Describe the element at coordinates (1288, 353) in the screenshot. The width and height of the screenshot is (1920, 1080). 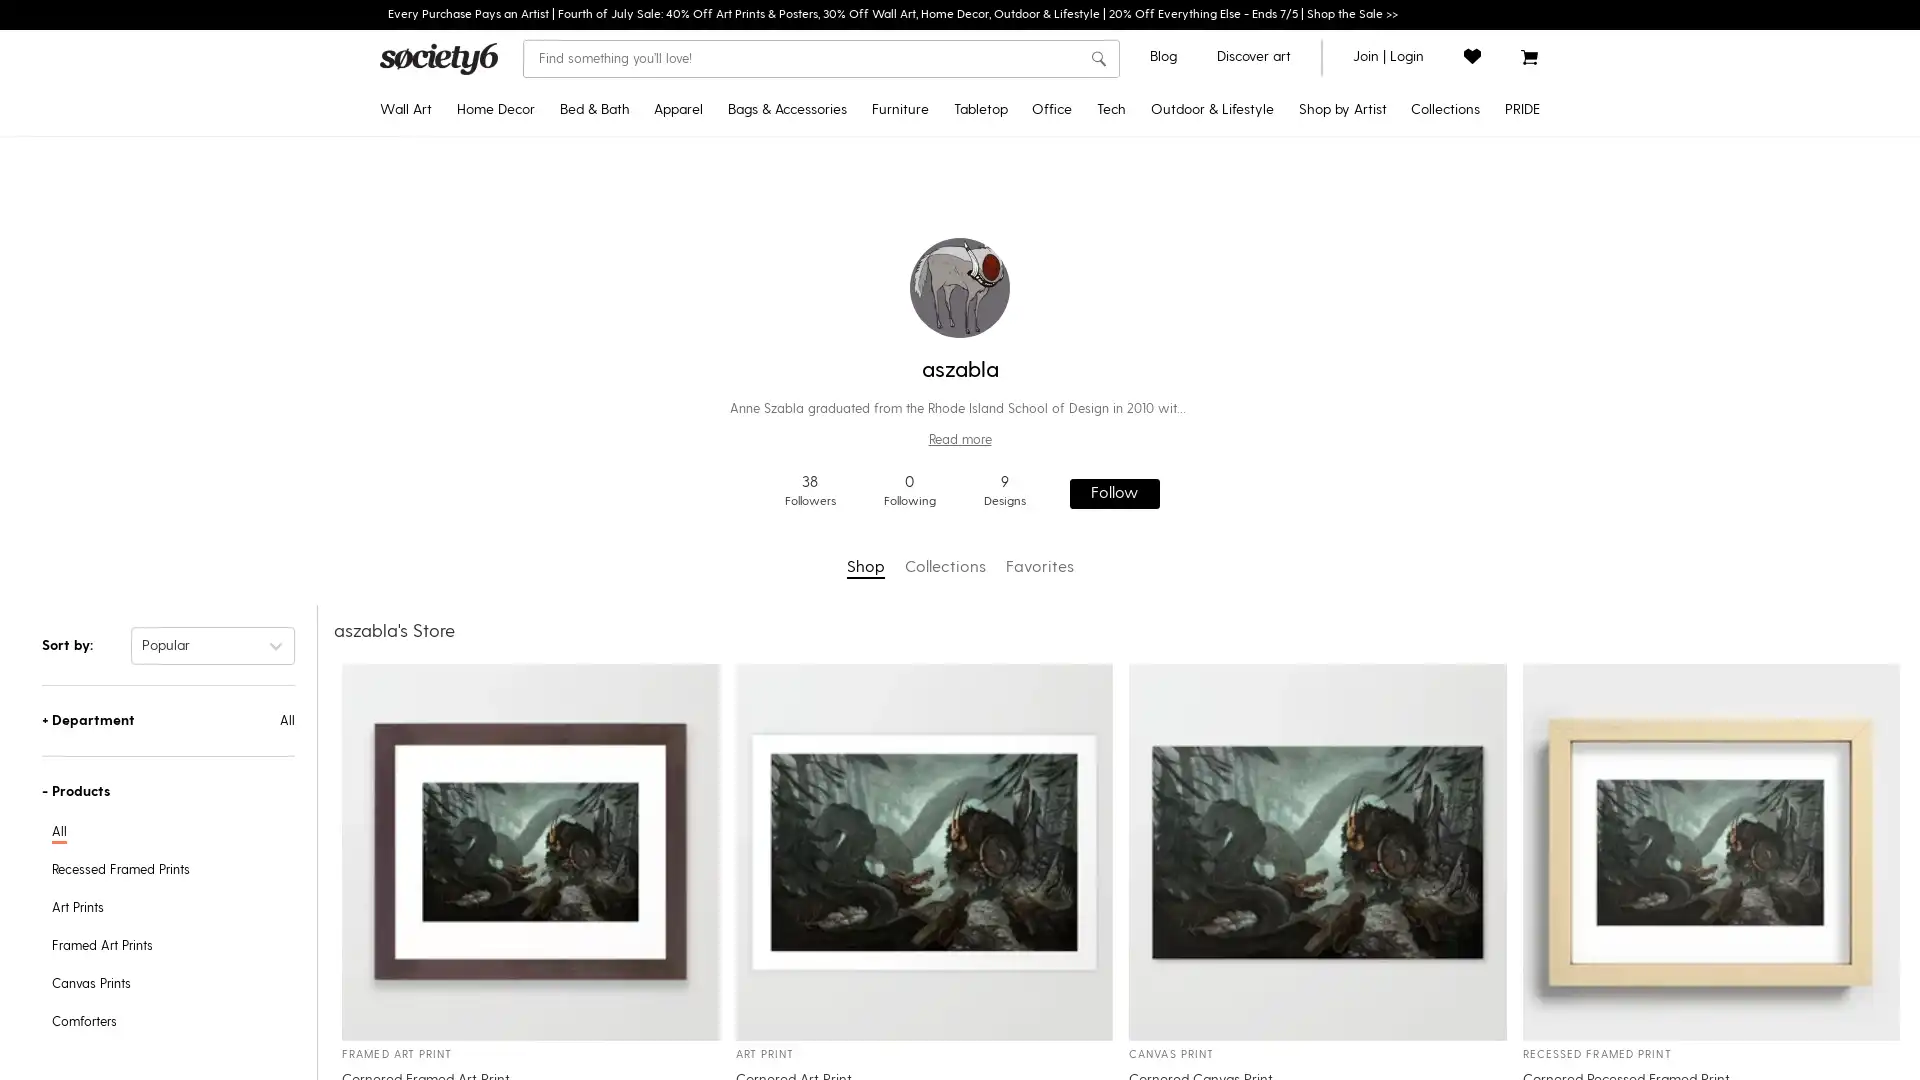
I see `Support Ukrainian Artists` at that location.